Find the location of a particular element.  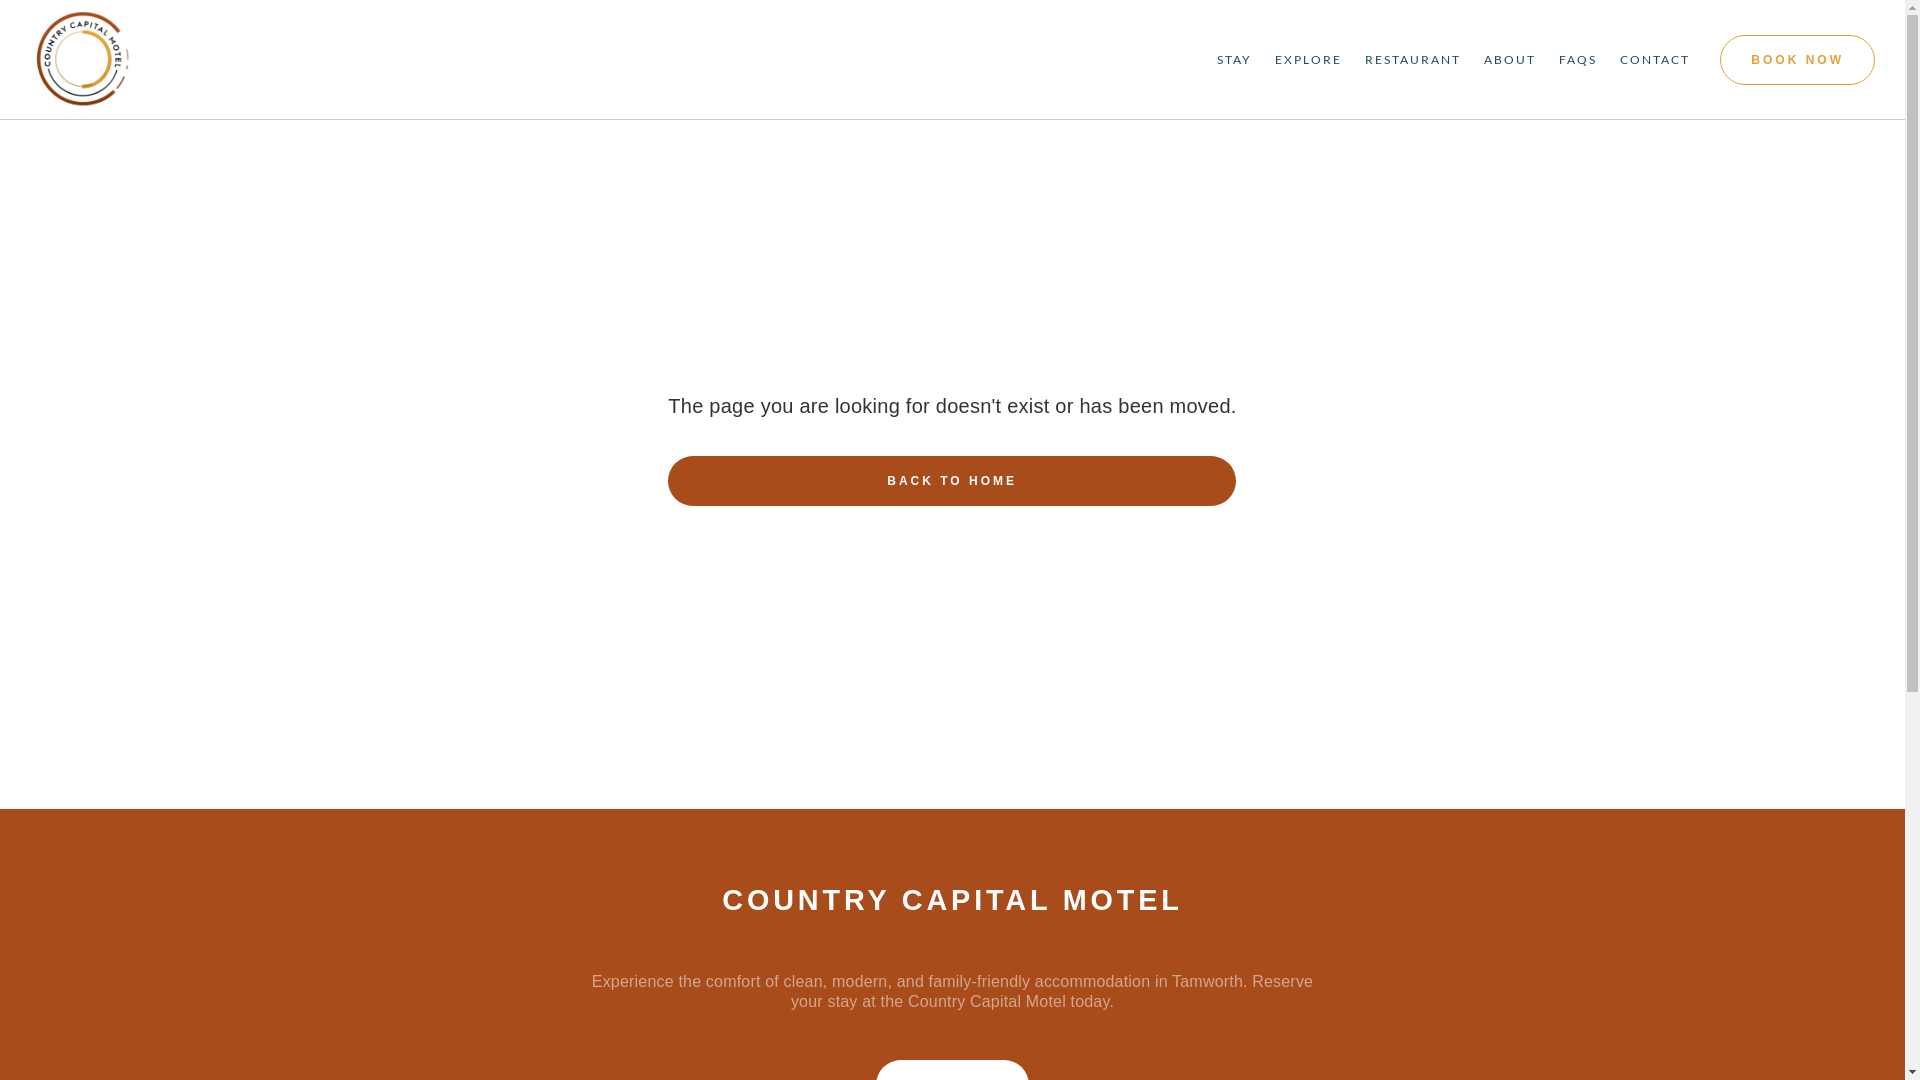

'FAQS' is located at coordinates (1577, 58).